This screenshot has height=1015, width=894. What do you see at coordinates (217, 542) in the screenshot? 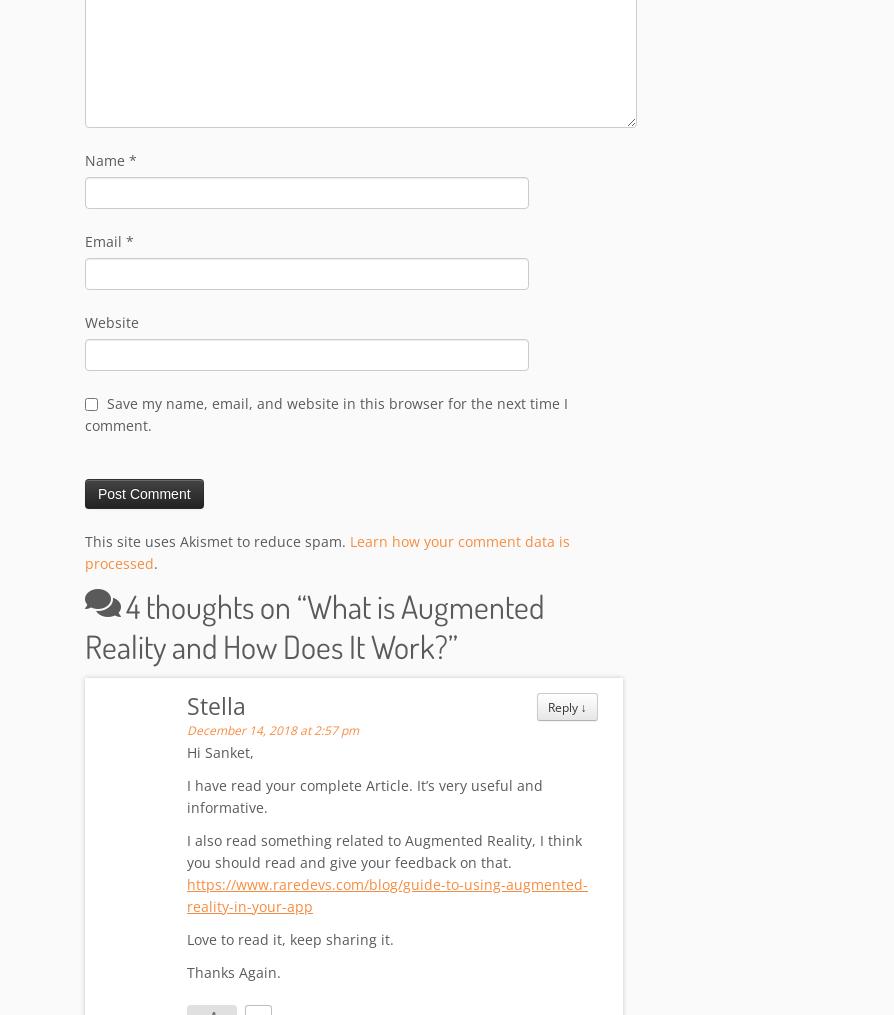
I see `'This site uses Akismet to reduce spam.'` at bounding box center [217, 542].